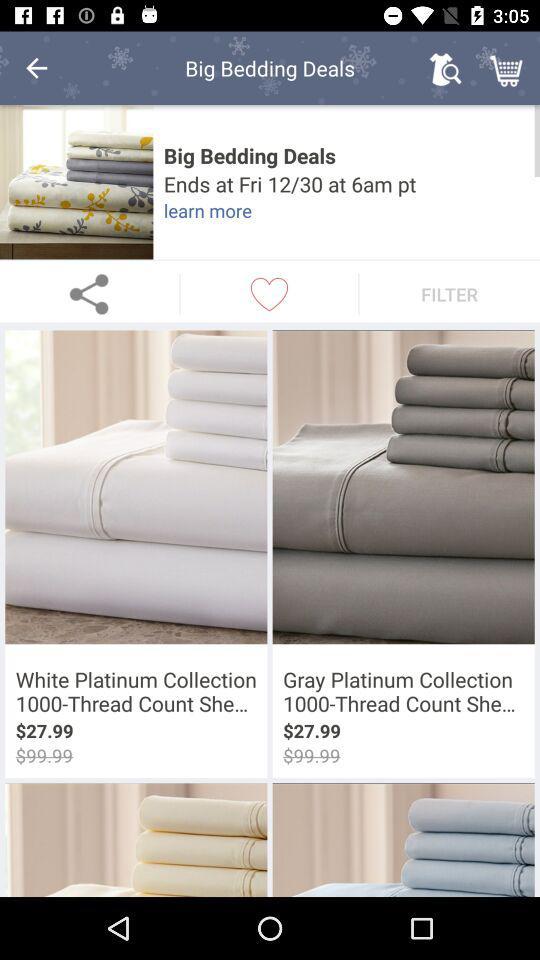 Image resolution: width=540 pixels, height=960 pixels. What do you see at coordinates (75, 182) in the screenshot?
I see `open page` at bounding box center [75, 182].